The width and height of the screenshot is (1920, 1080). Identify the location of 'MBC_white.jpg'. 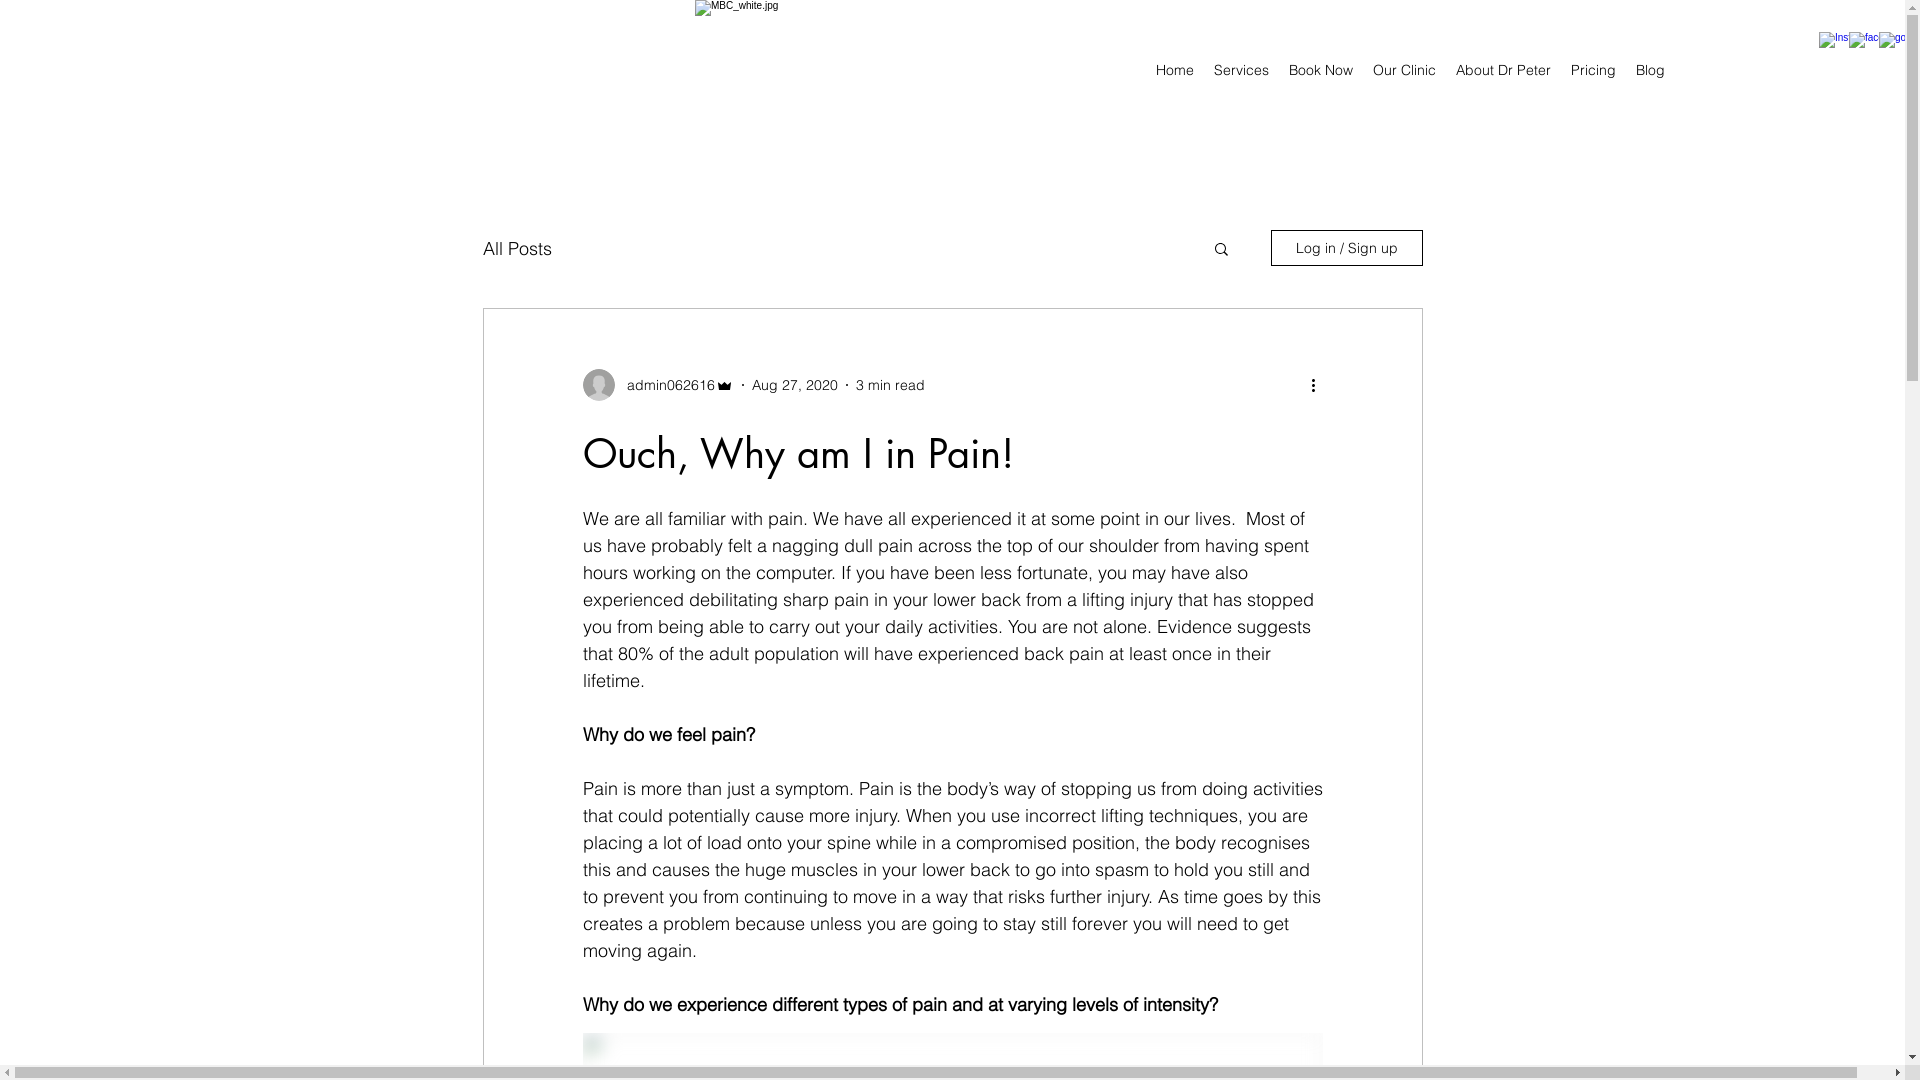
(695, 68).